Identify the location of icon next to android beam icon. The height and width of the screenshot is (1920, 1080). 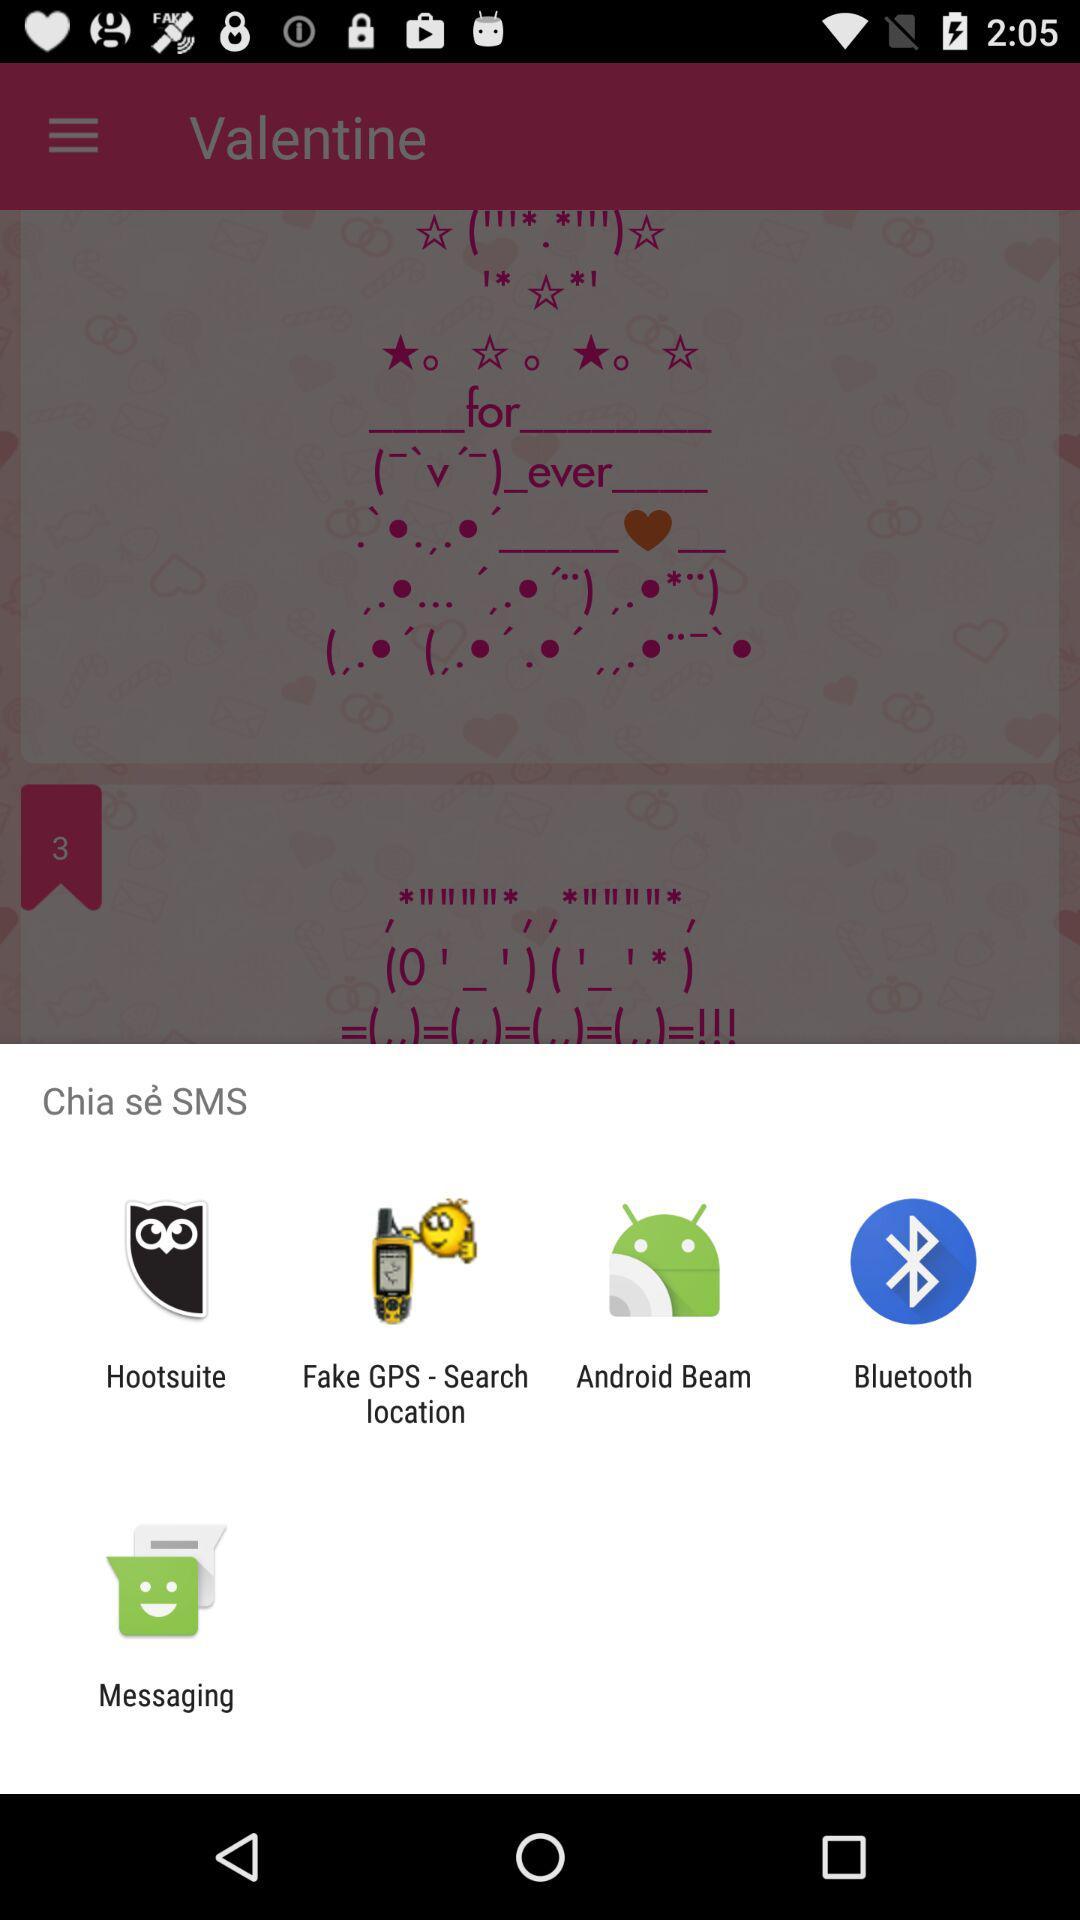
(913, 1392).